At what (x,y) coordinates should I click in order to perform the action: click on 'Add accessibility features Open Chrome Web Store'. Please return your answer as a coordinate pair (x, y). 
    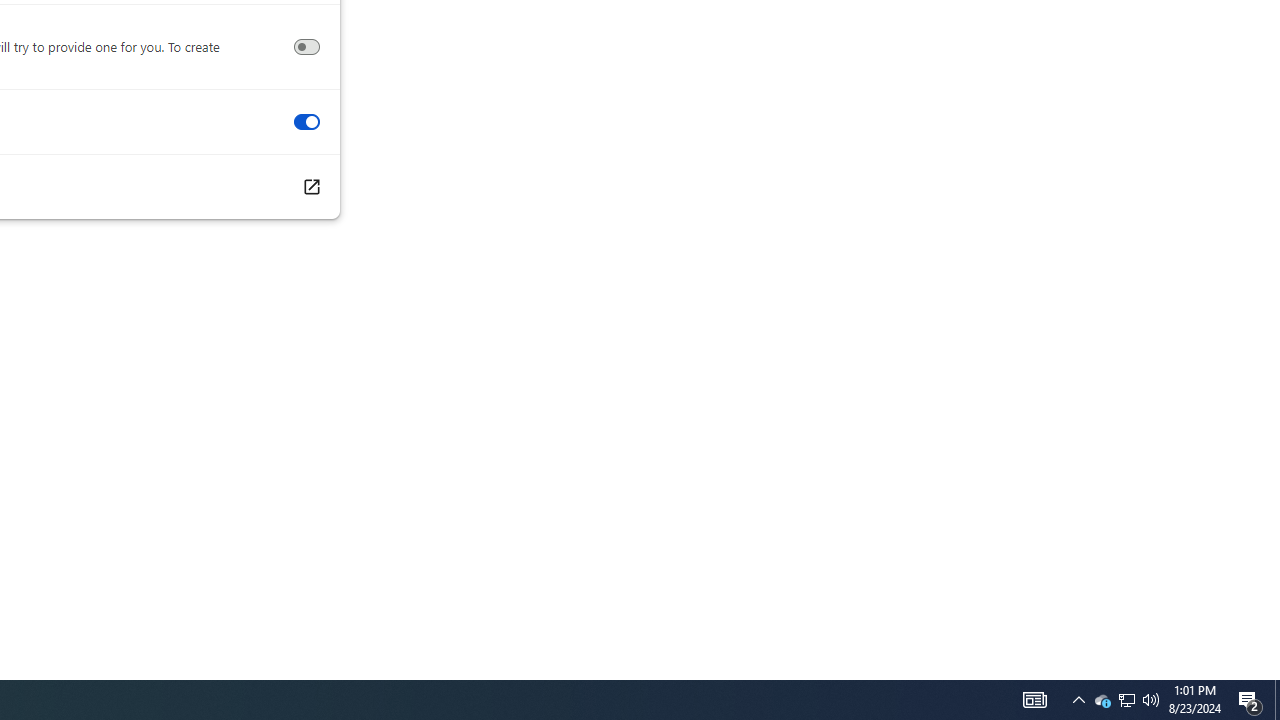
    Looking at the image, I should click on (310, 187).